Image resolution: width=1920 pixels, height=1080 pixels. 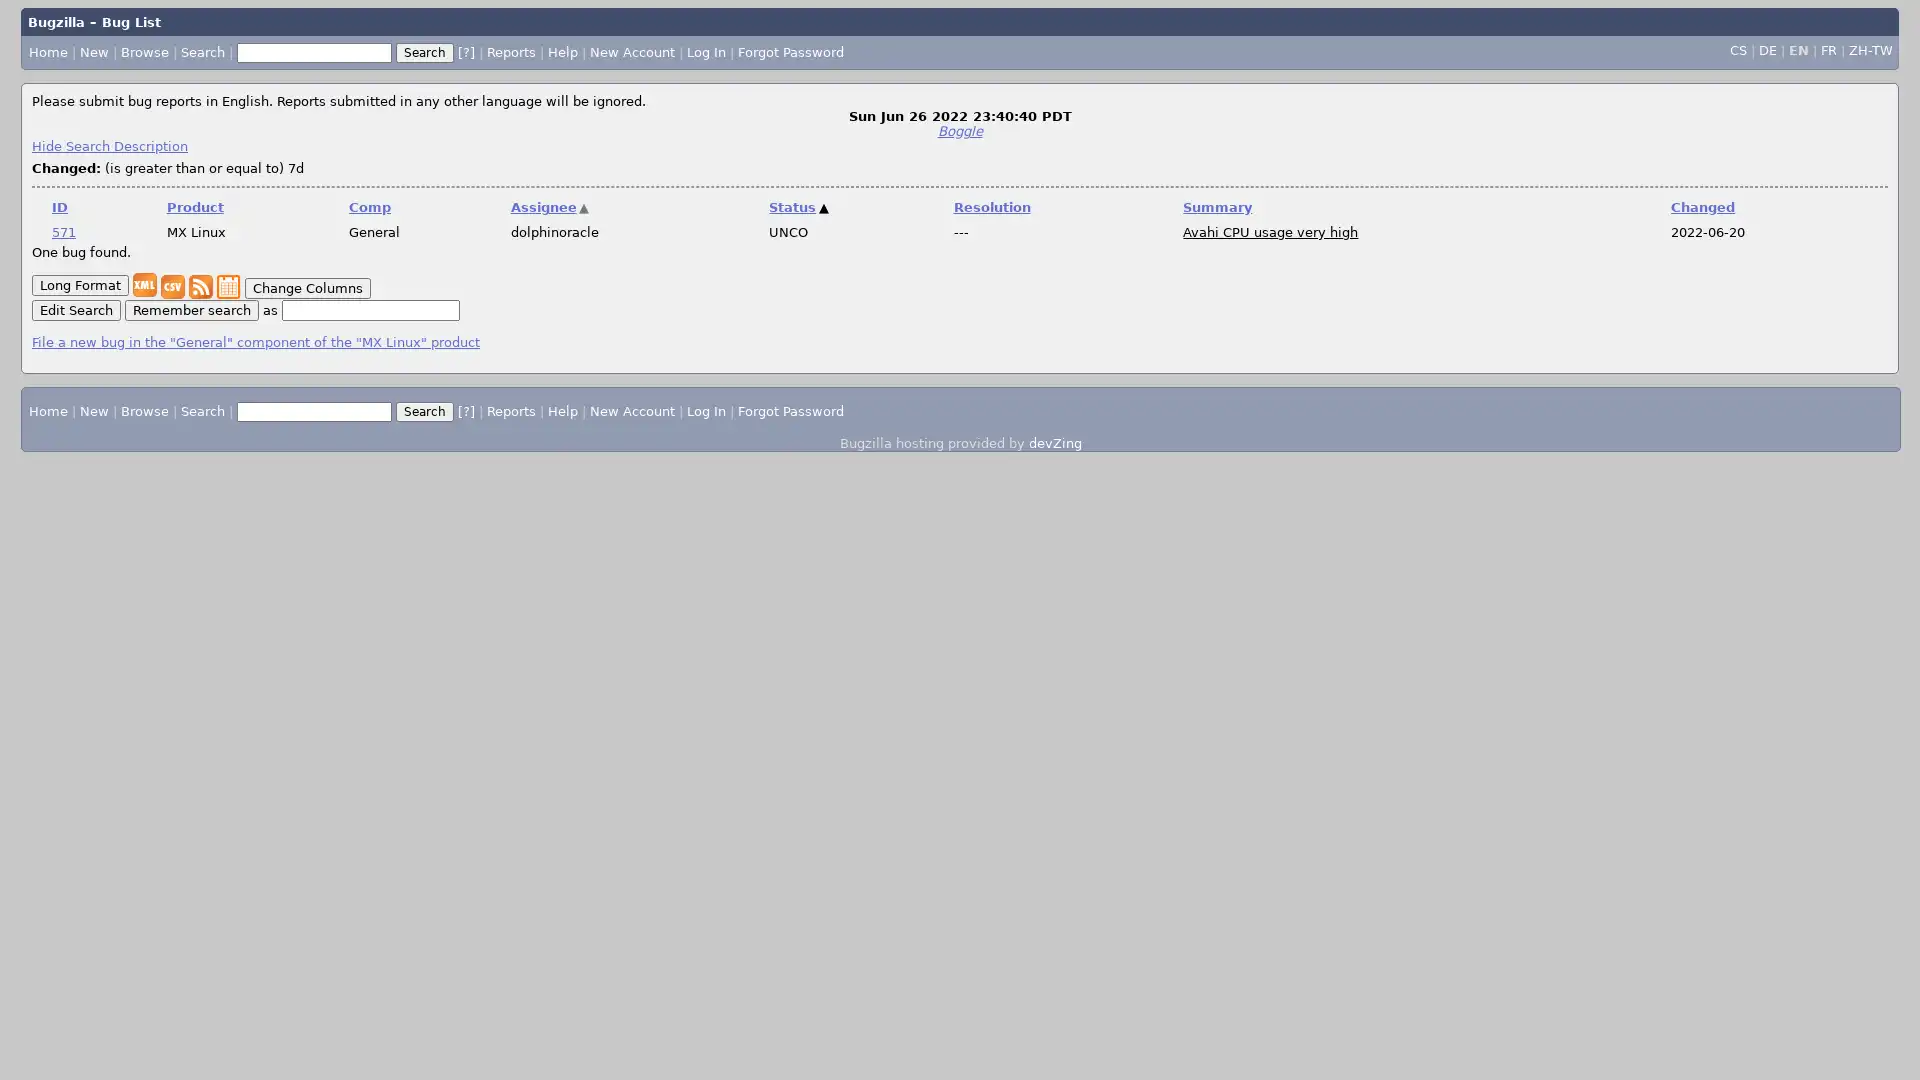 What do you see at coordinates (424, 411) in the screenshot?
I see `Search` at bounding box center [424, 411].